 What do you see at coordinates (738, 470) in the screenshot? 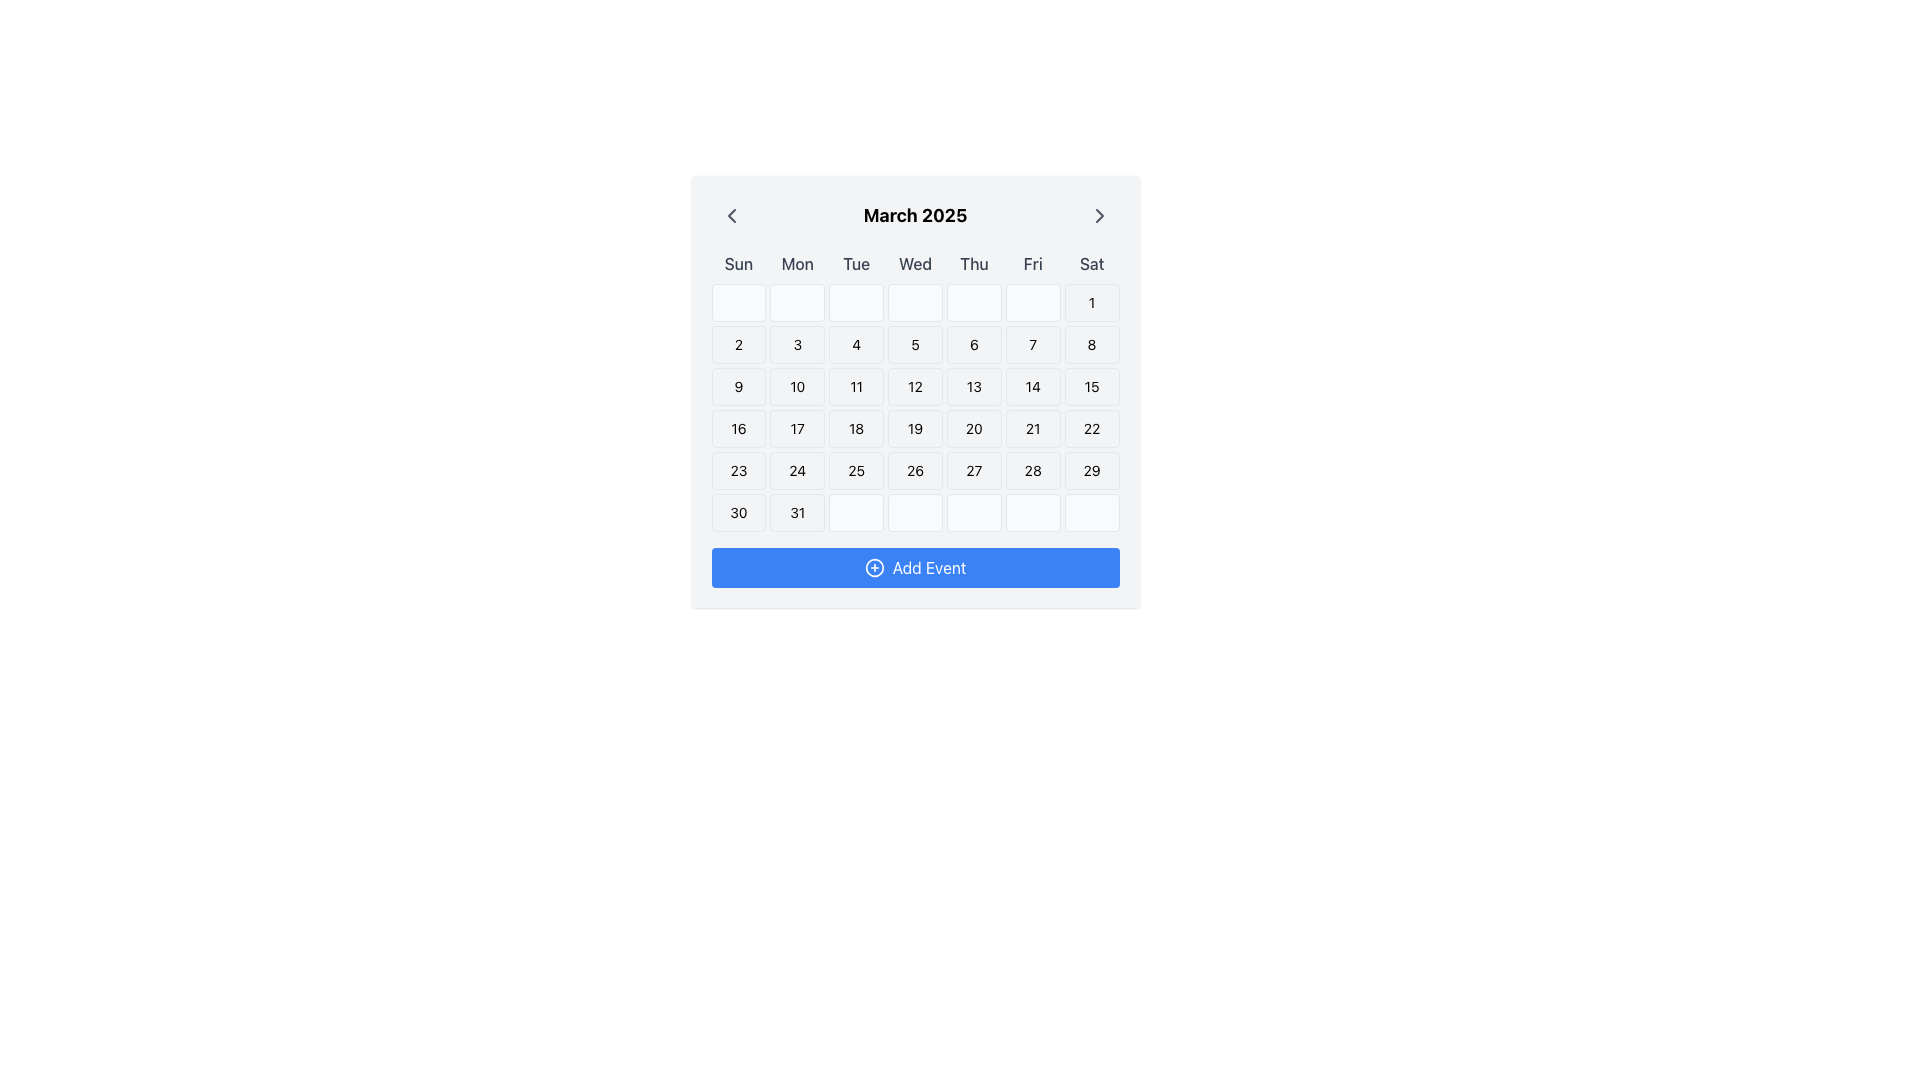
I see `the selectable day button for March 23, 2025, located in the calendar interface, specifically the first element in the row starting with the number 16` at bounding box center [738, 470].